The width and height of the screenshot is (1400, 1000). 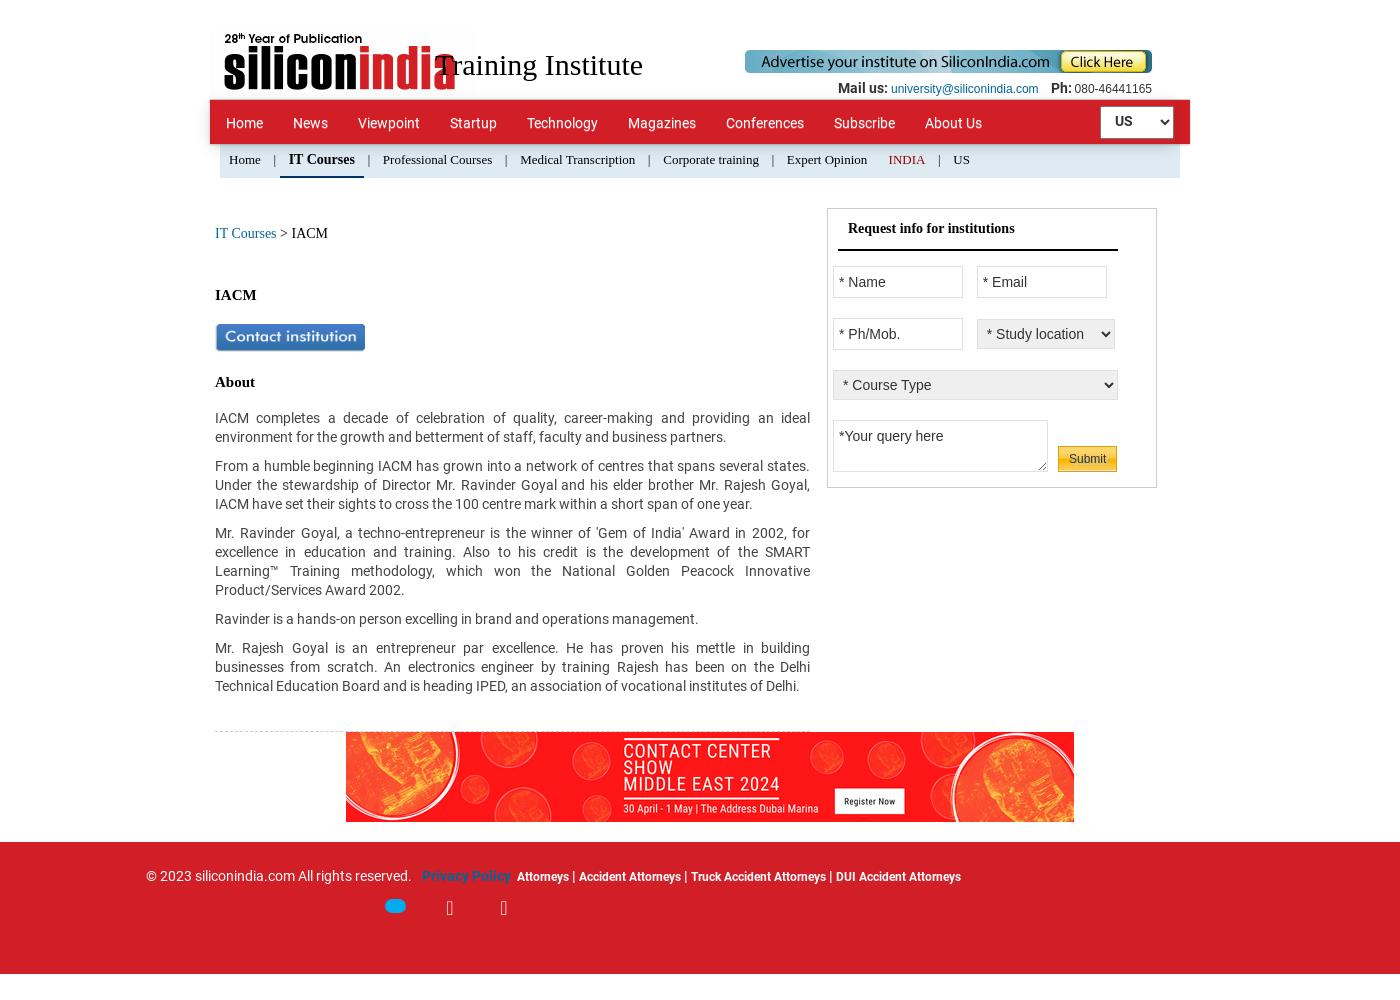 I want to click on 'Mail us:', so click(x=862, y=87).